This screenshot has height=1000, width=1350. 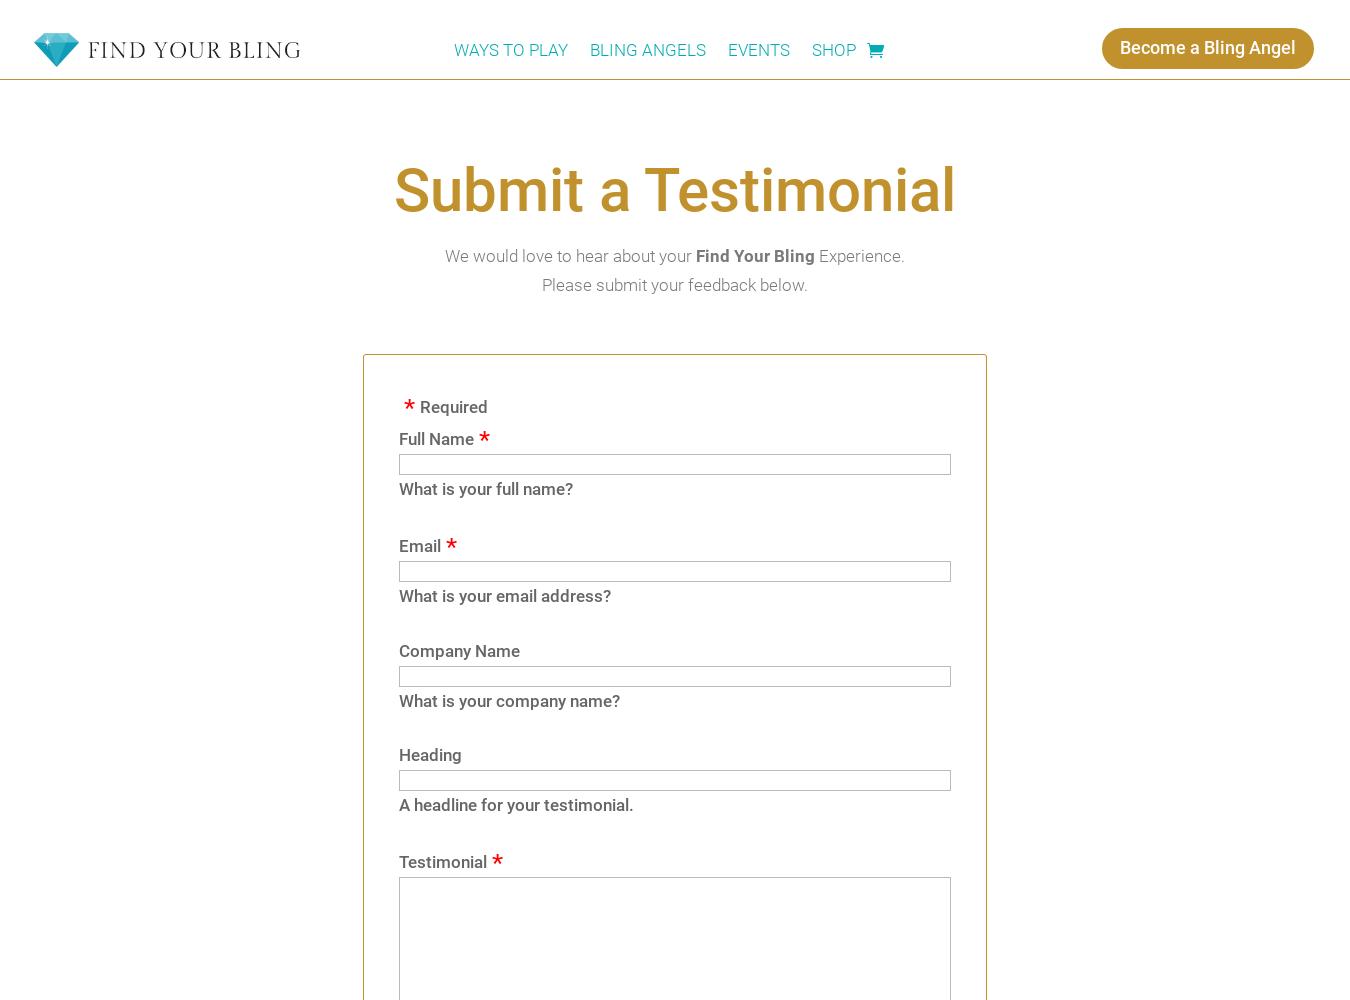 What do you see at coordinates (457, 650) in the screenshot?
I see `'Company Name'` at bounding box center [457, 650].